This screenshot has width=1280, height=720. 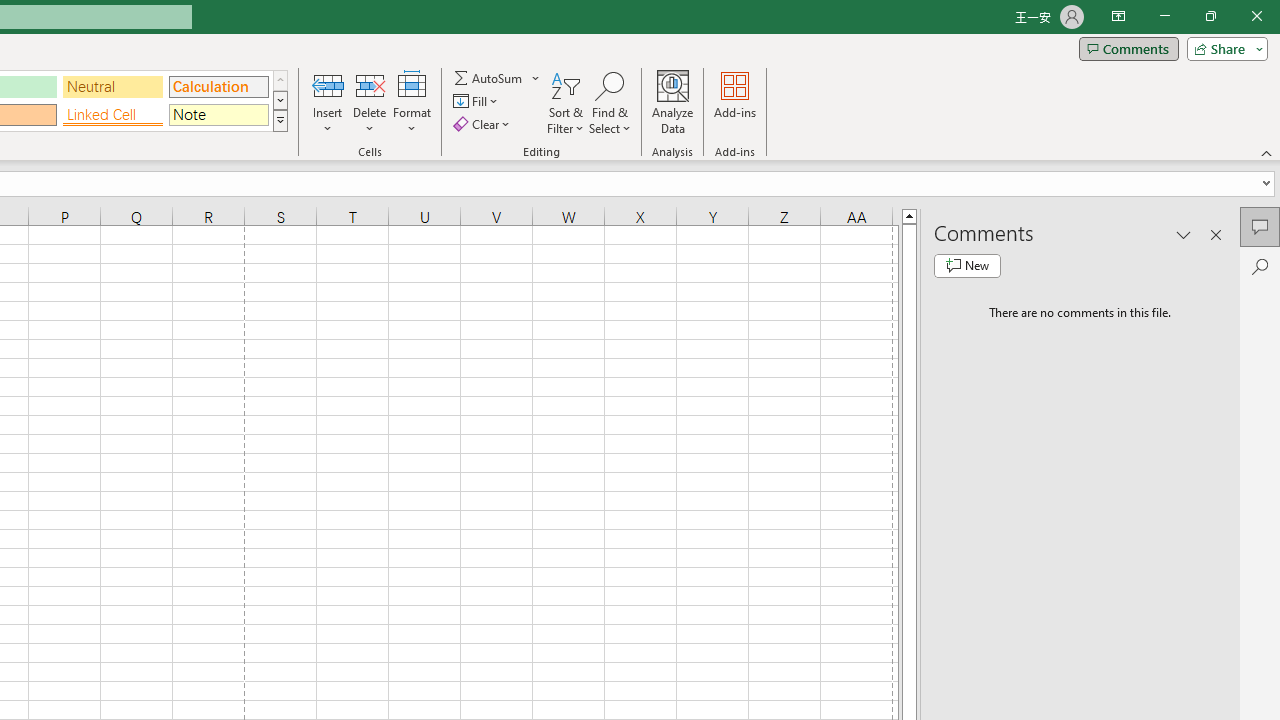 I want to click on 'Class: NetUIImage', so click(x=279, y=120).